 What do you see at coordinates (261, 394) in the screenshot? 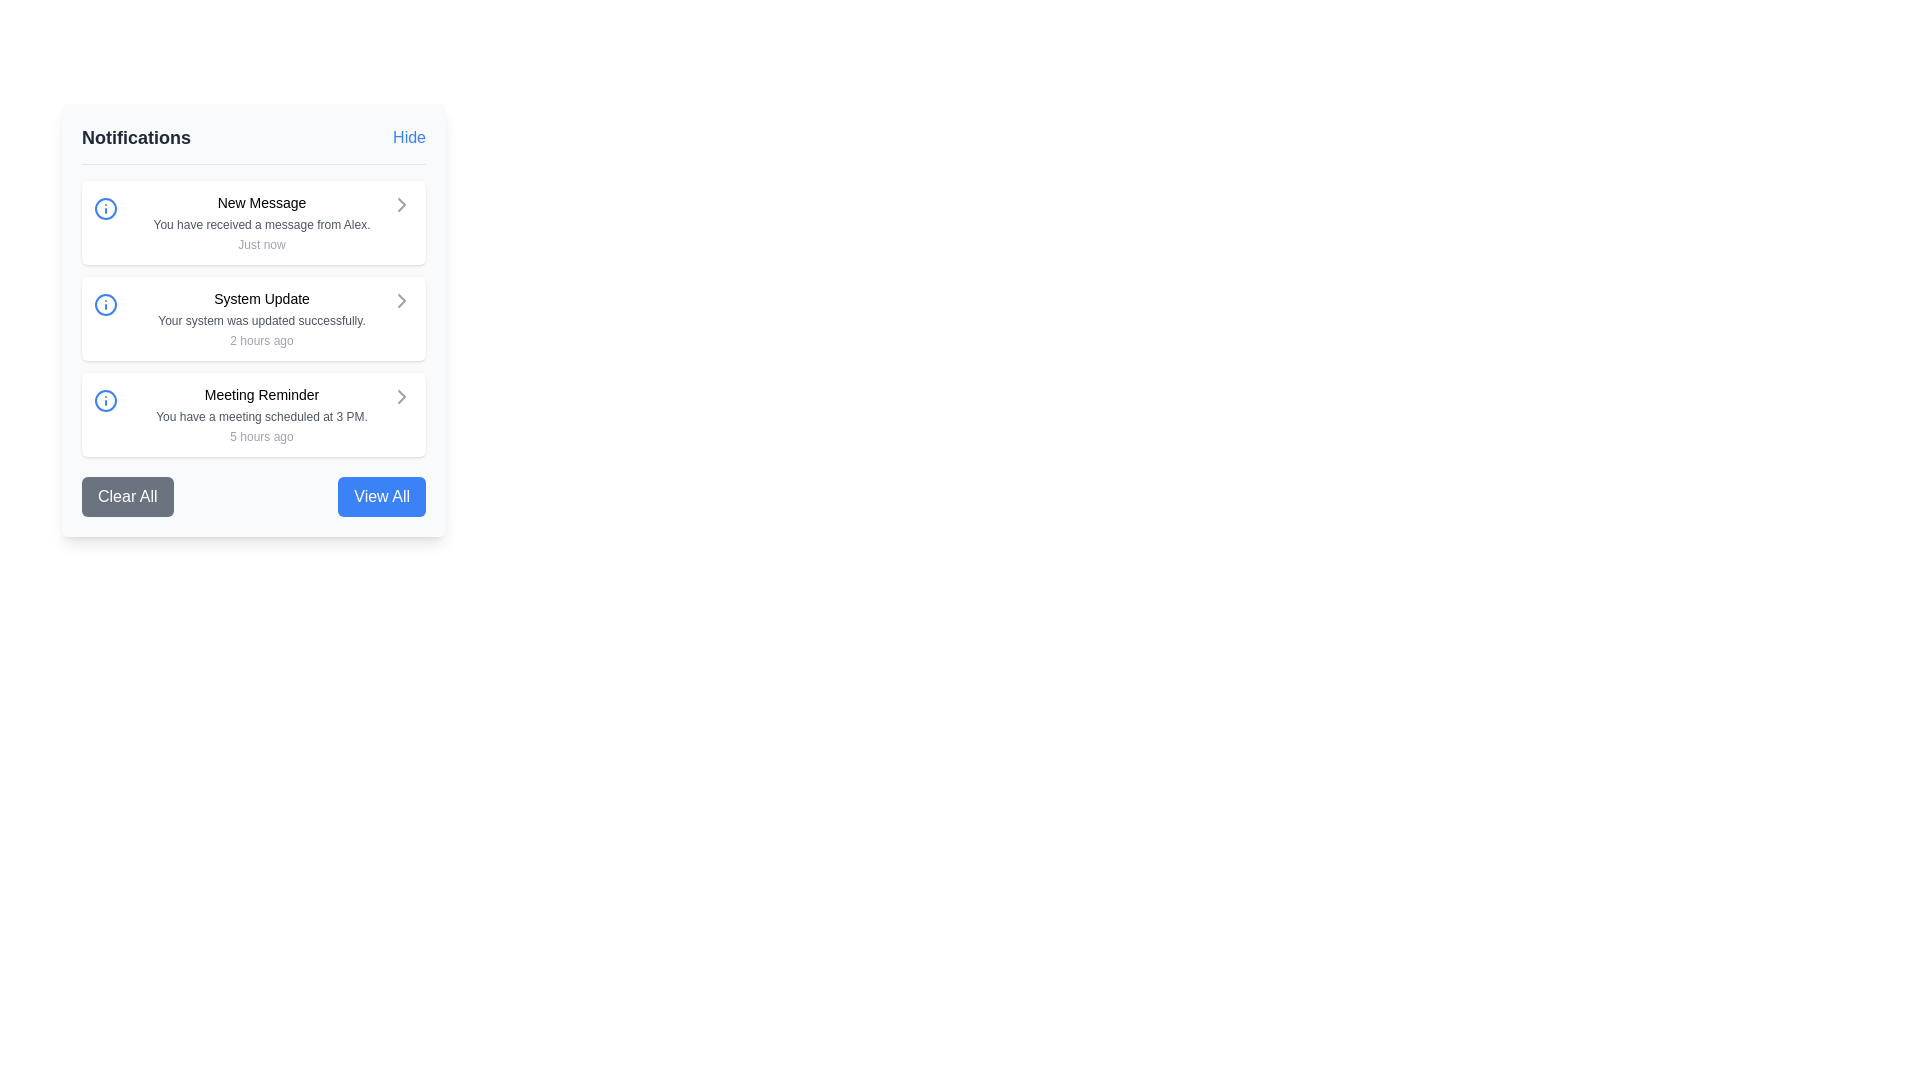
I see `the notification title text label that summarizes the content of the notification, positioned above the descriptive text and timestamp` at bounding box center [261, 394].